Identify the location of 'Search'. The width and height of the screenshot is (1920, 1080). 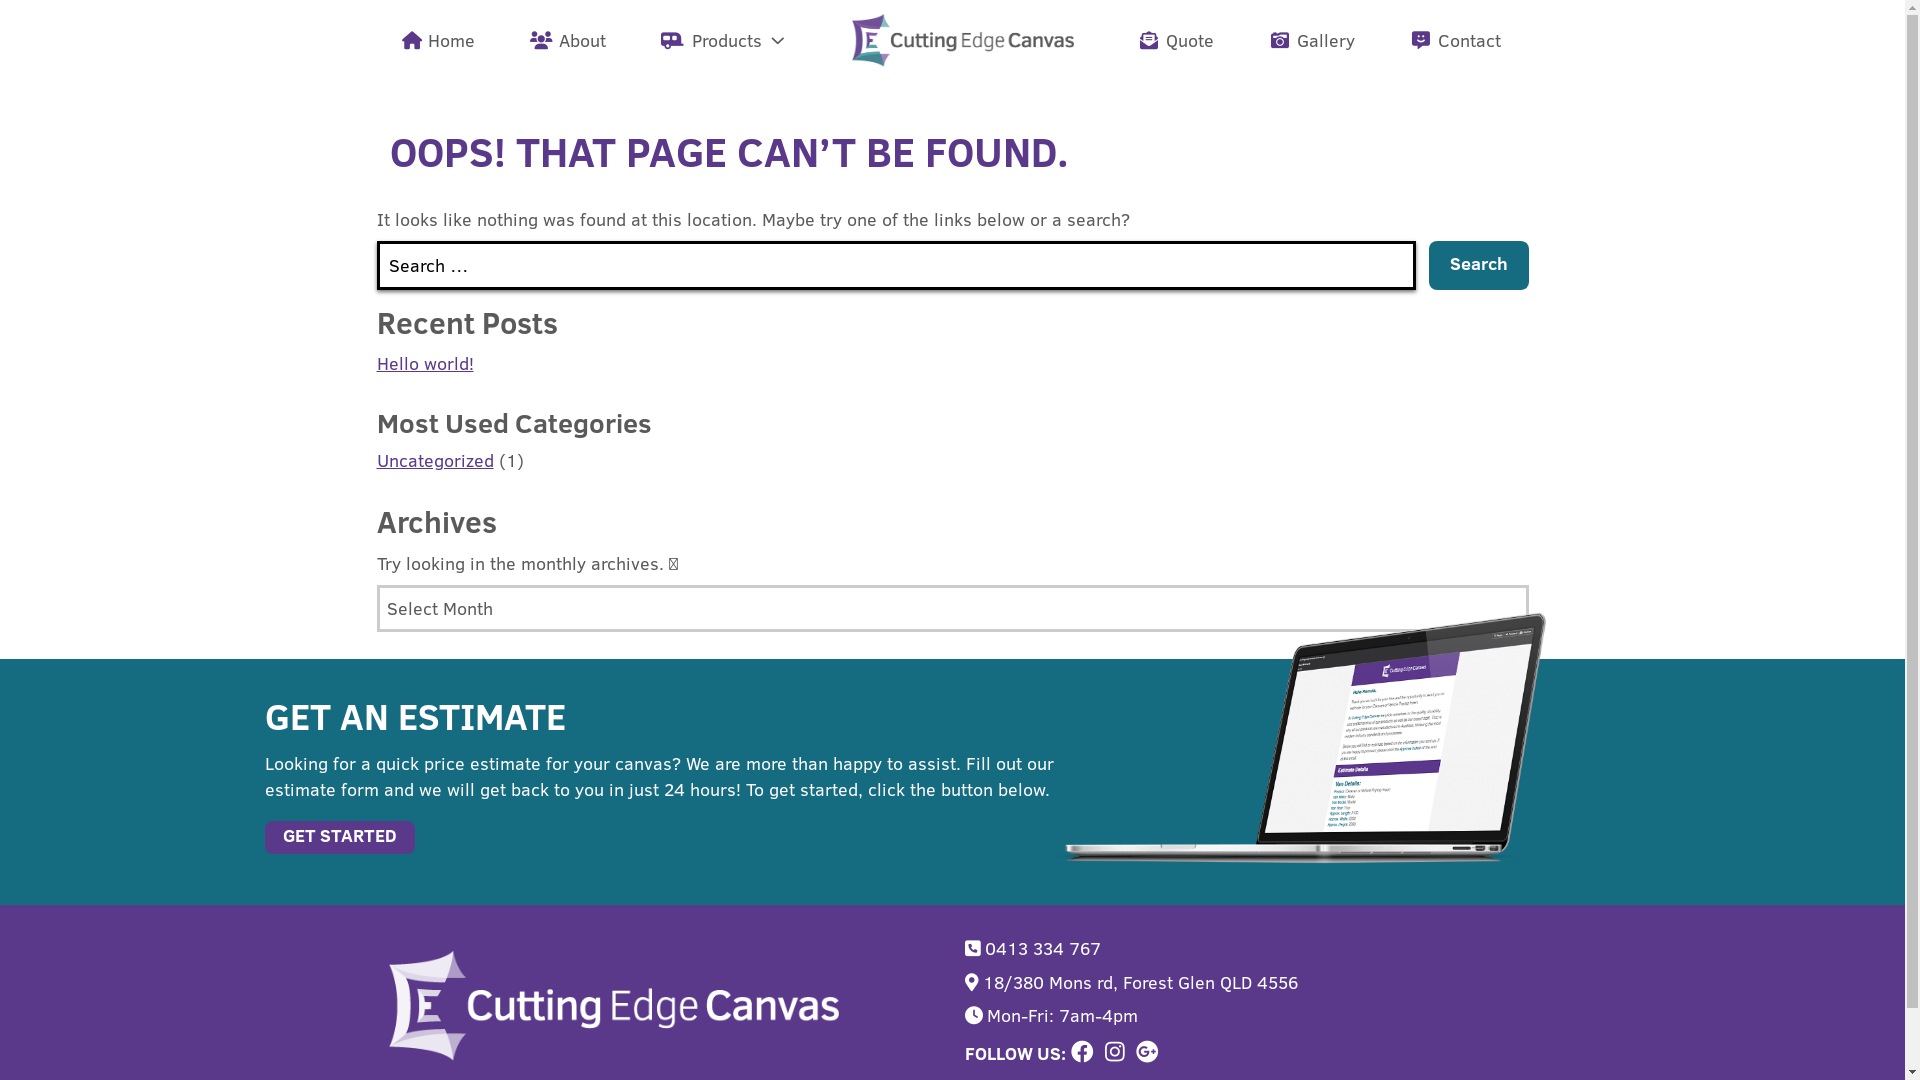
(1478, 264).